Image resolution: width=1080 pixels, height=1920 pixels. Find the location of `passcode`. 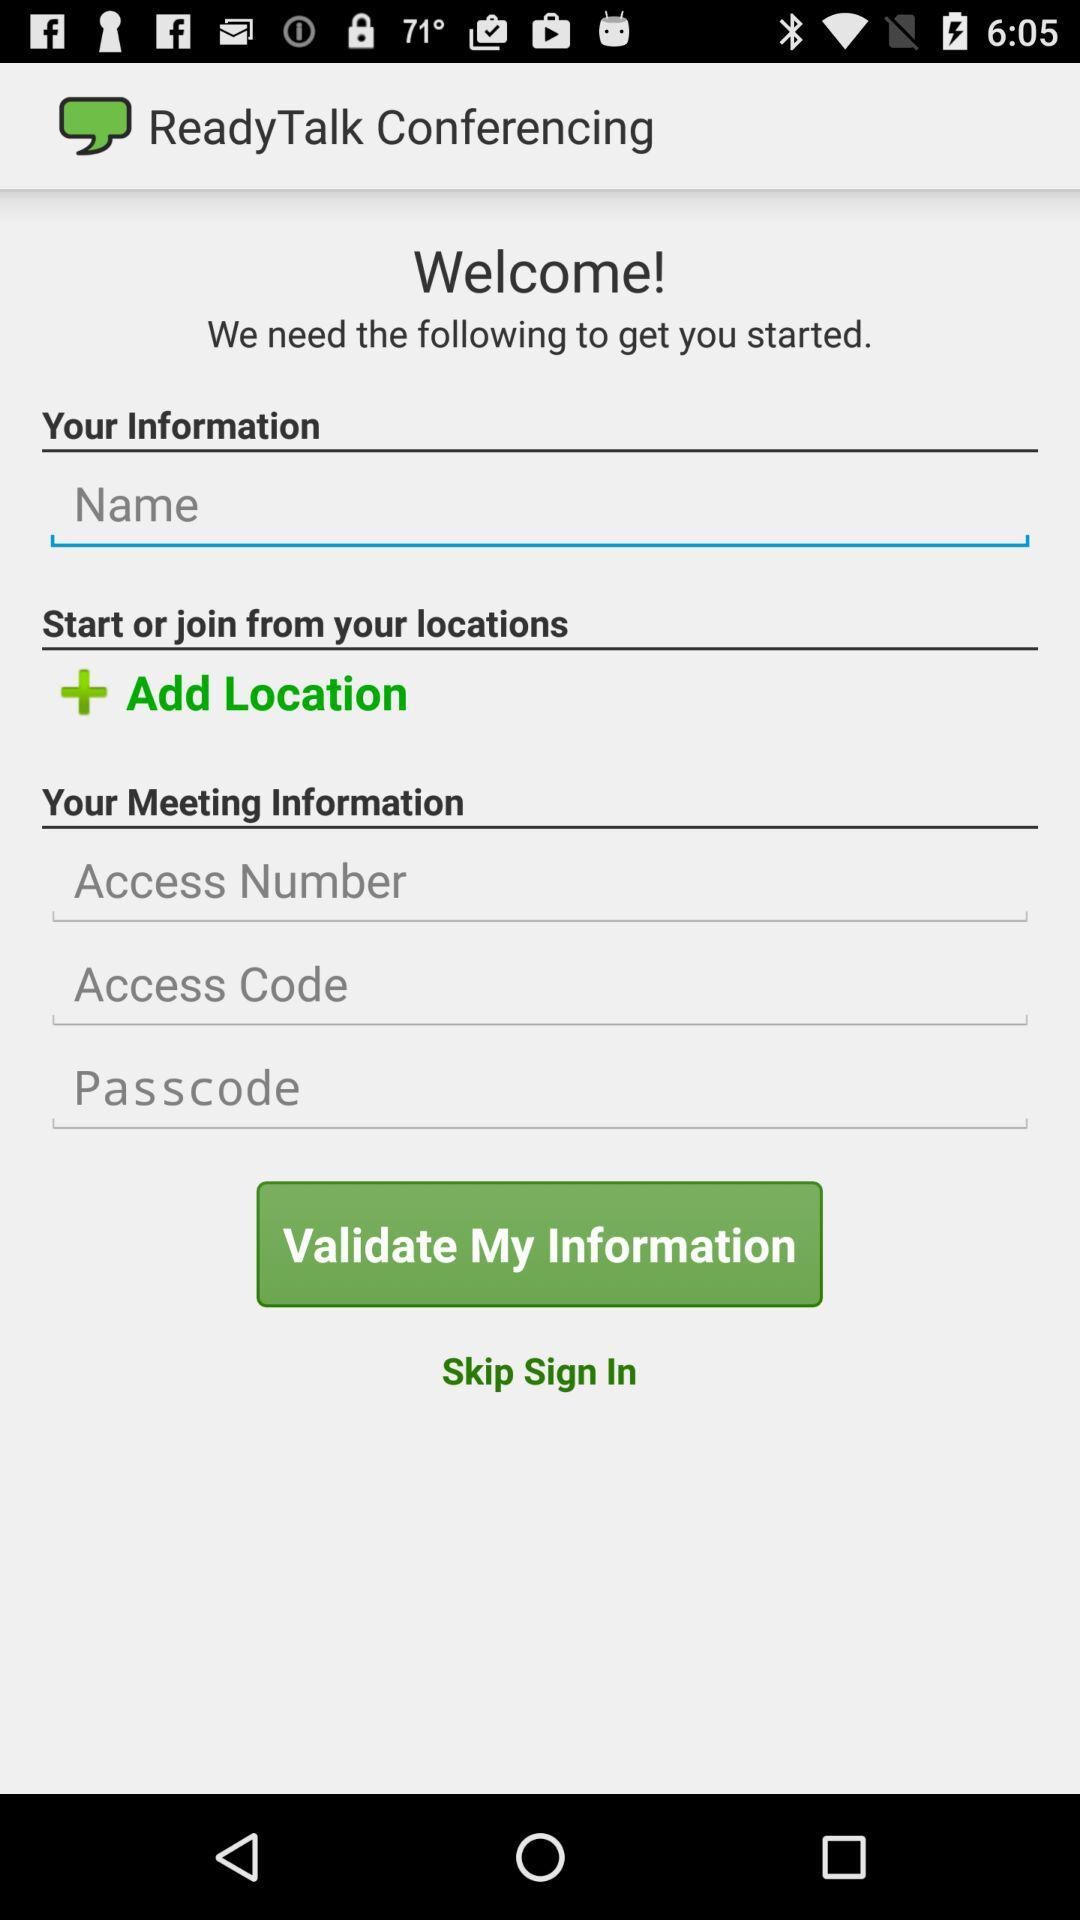

passcode is located at coordinates (540, 1086).